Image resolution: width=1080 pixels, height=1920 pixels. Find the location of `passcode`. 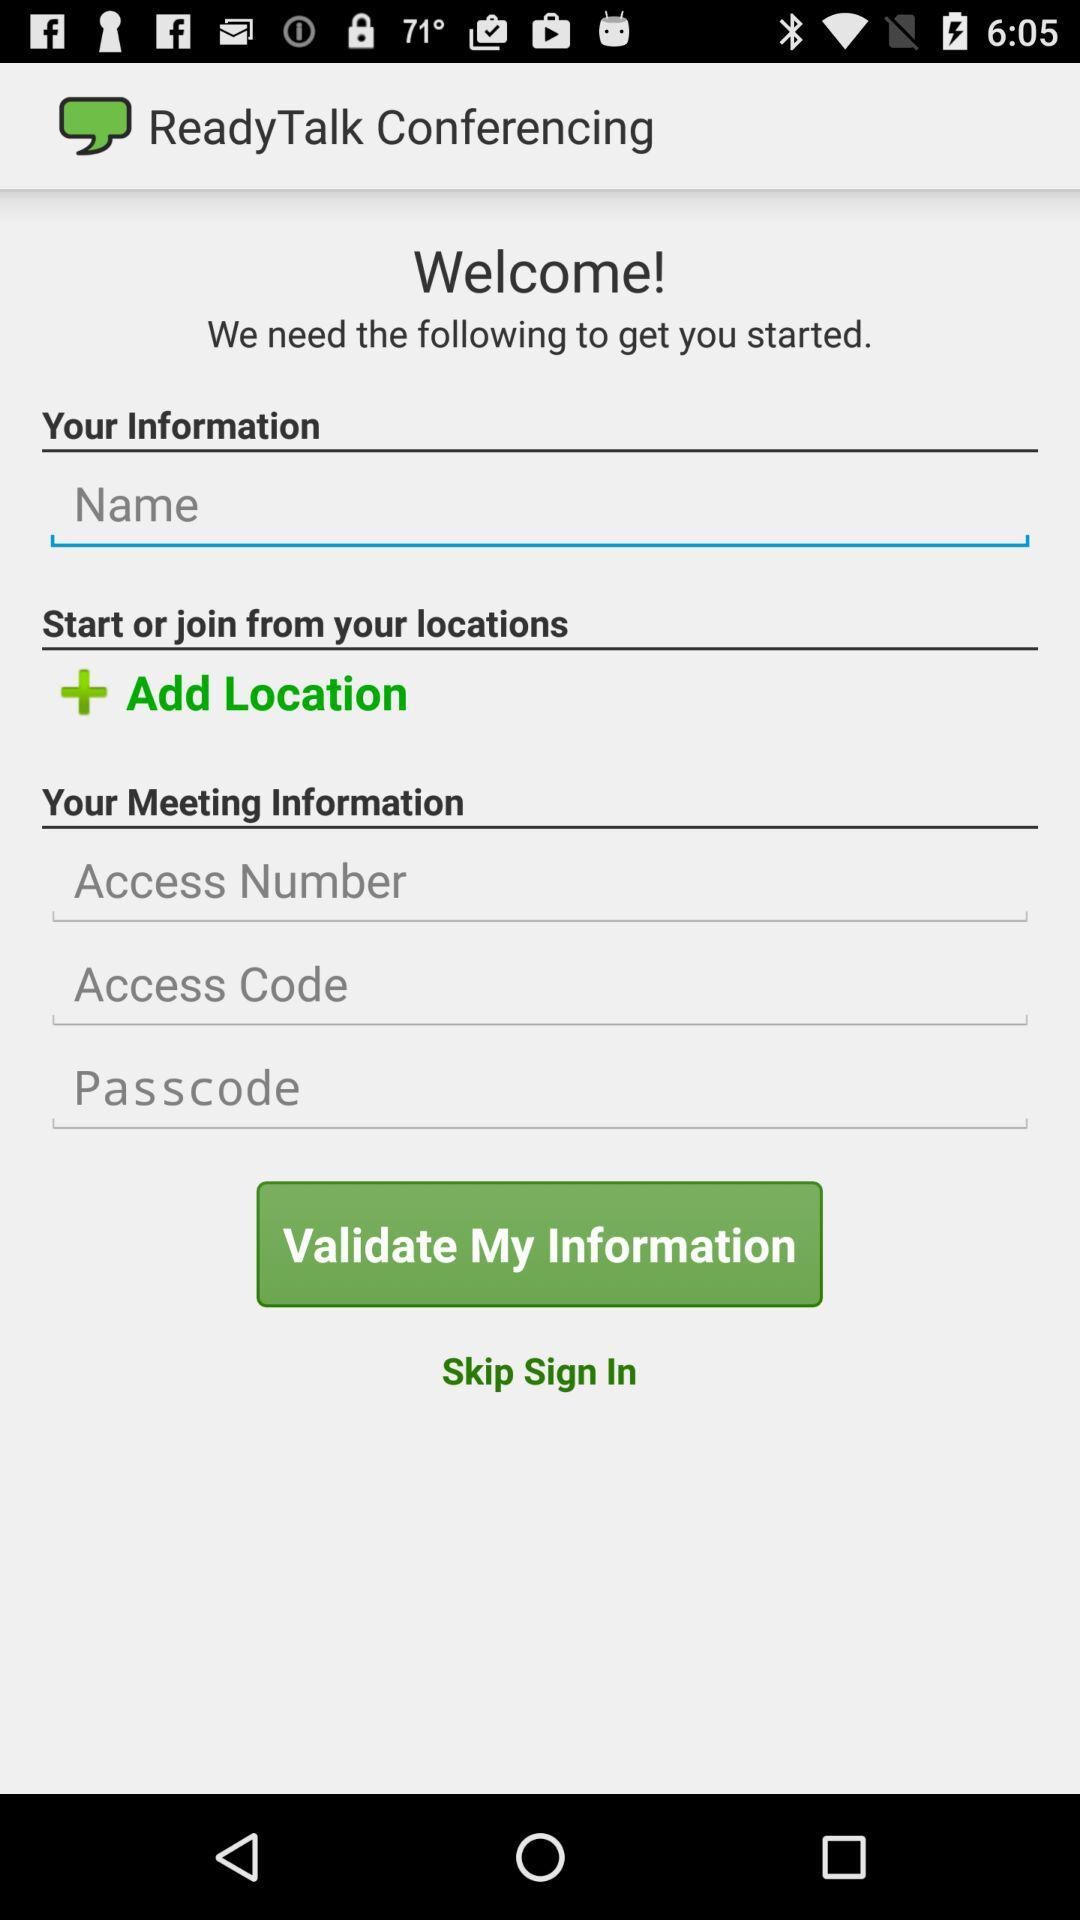

passcode is located at coordinates (540, 1086).